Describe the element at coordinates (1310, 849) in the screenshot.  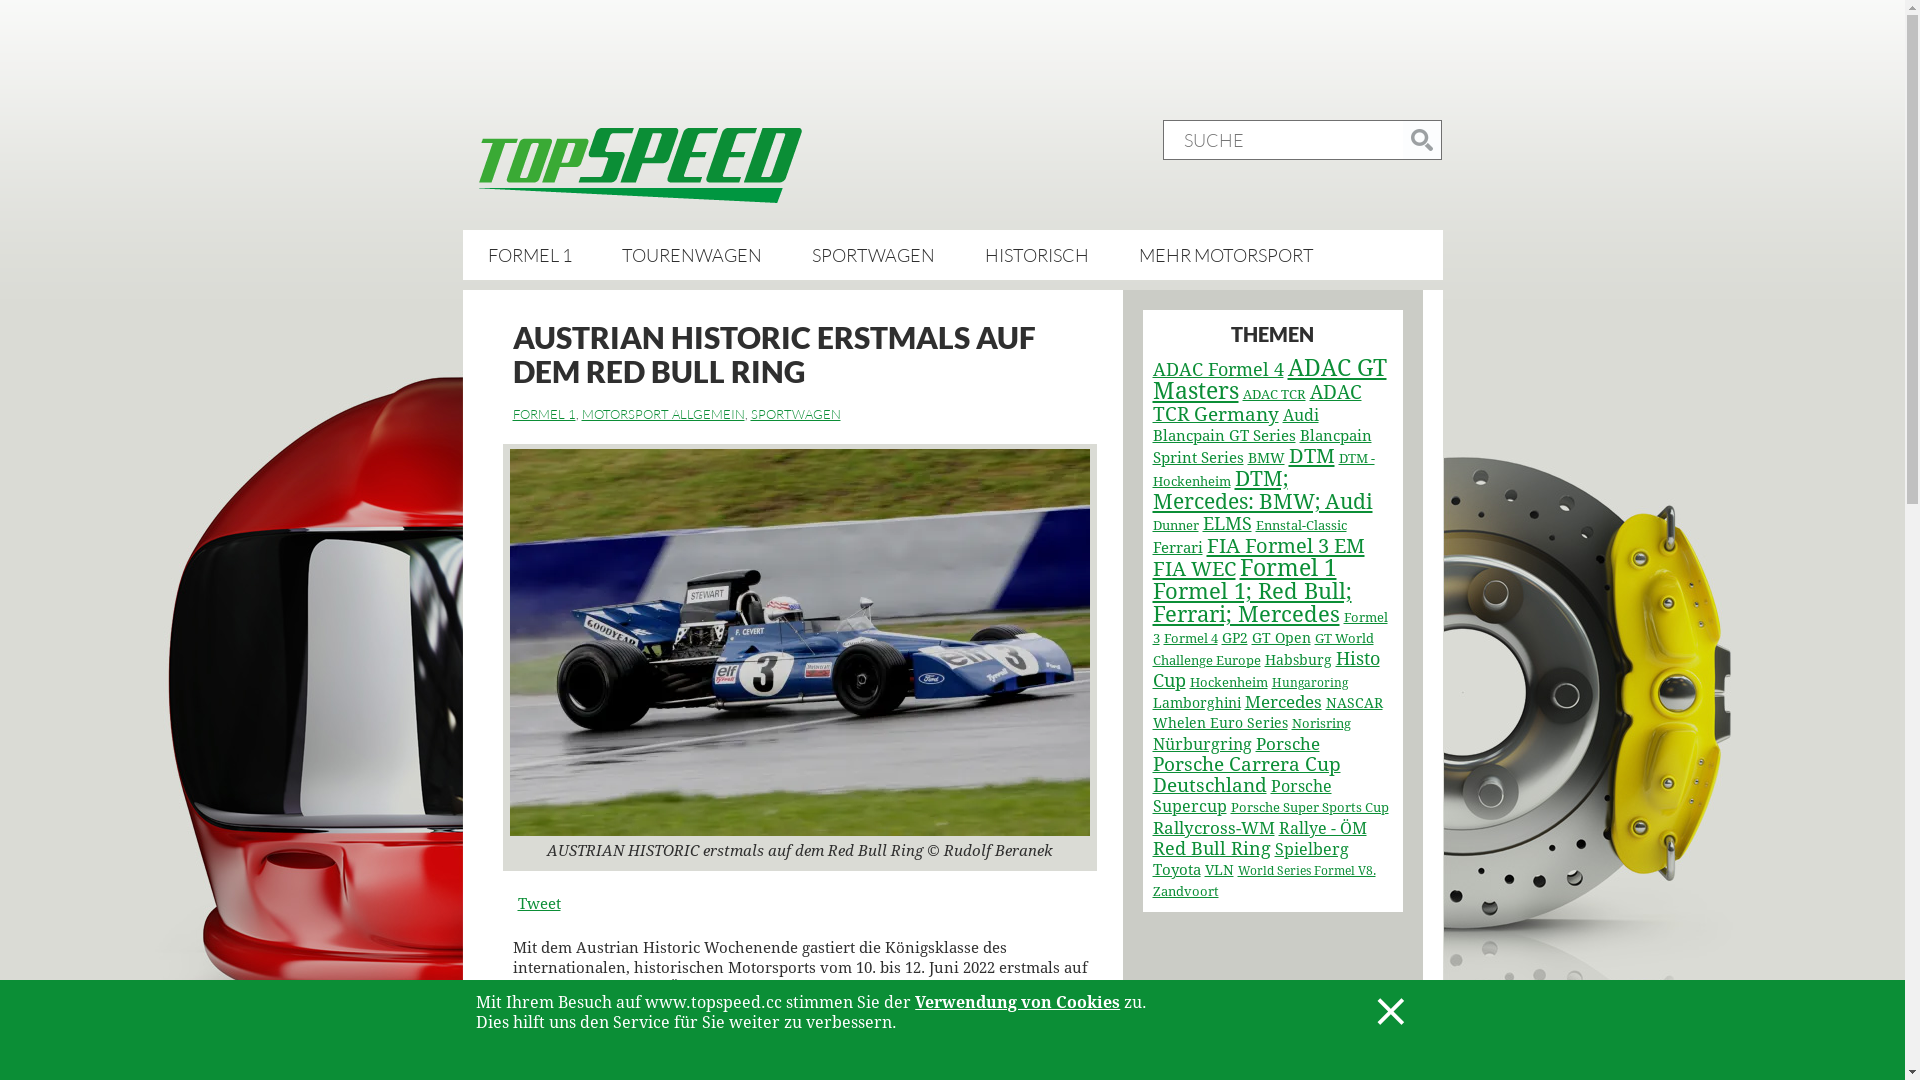
I see `'Spielberg'` at that location.